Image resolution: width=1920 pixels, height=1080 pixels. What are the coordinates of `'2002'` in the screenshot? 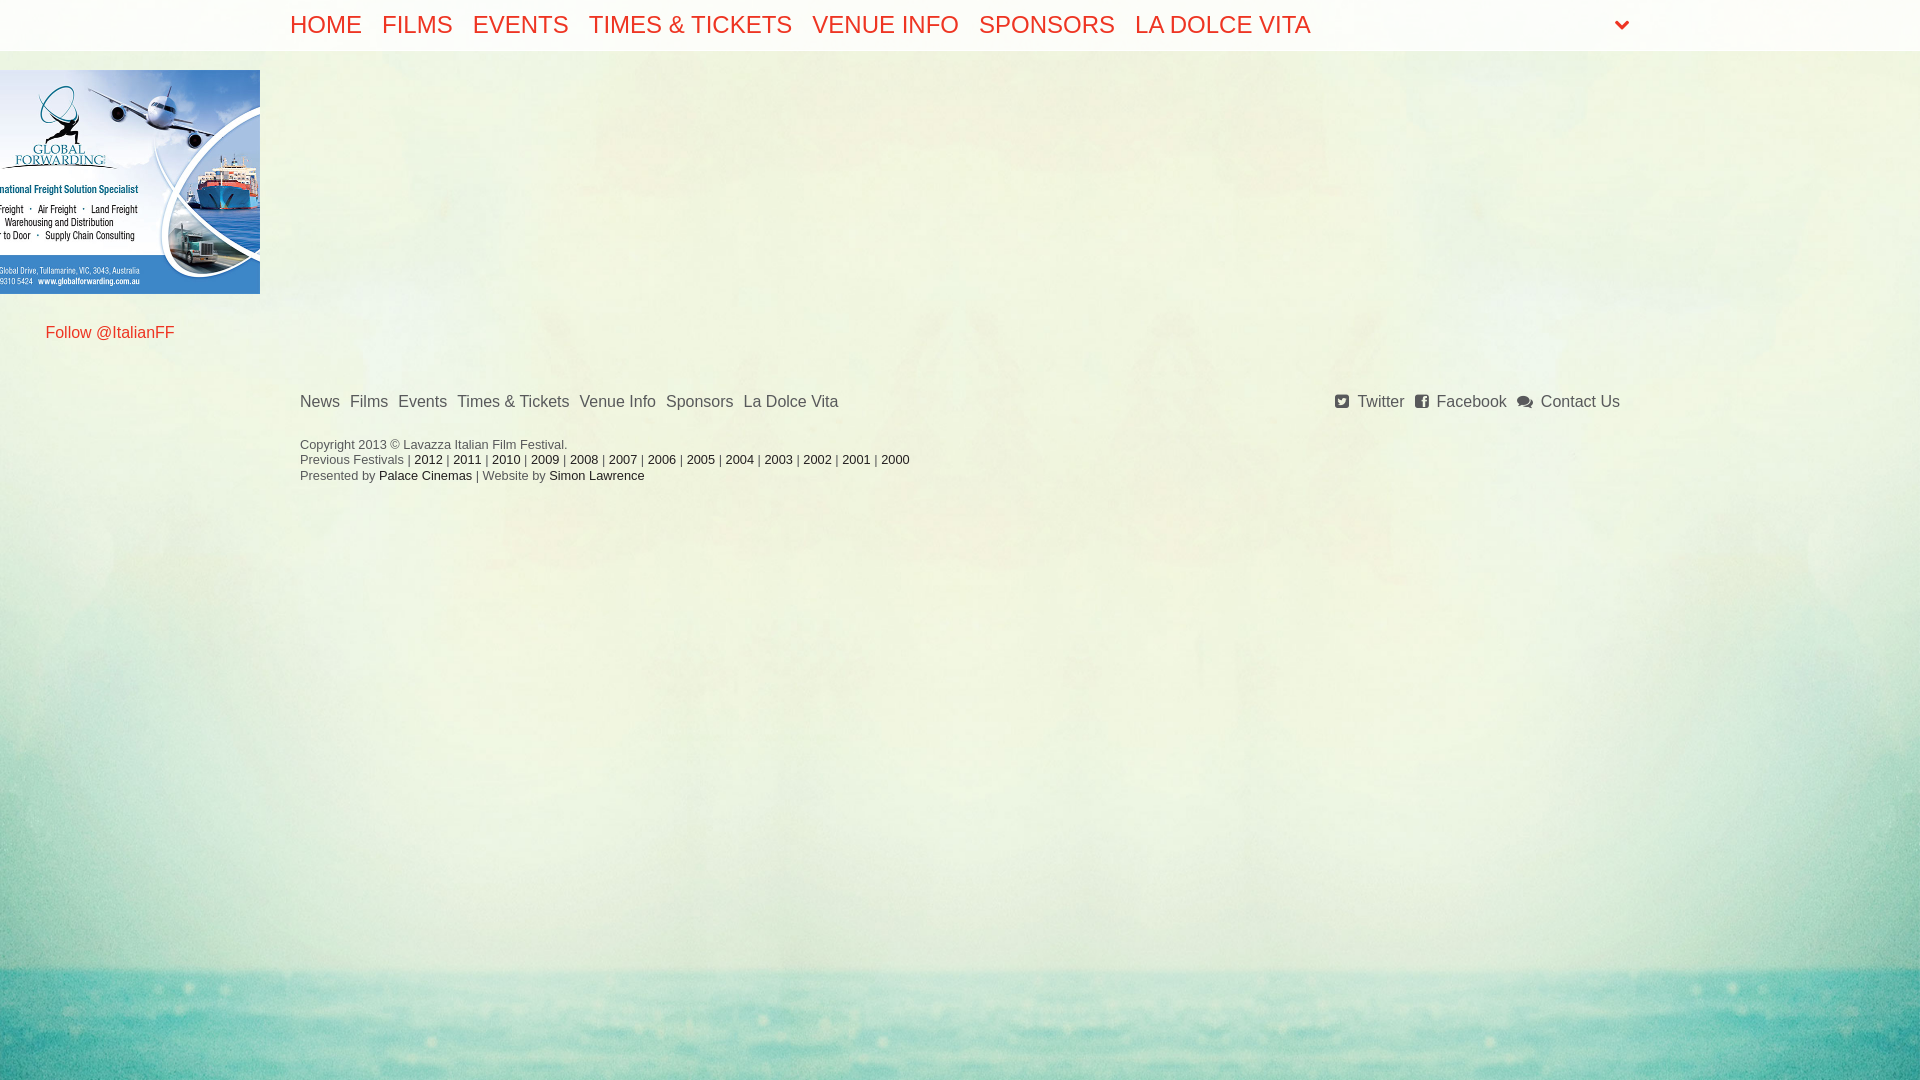 It's located at (816, 459).